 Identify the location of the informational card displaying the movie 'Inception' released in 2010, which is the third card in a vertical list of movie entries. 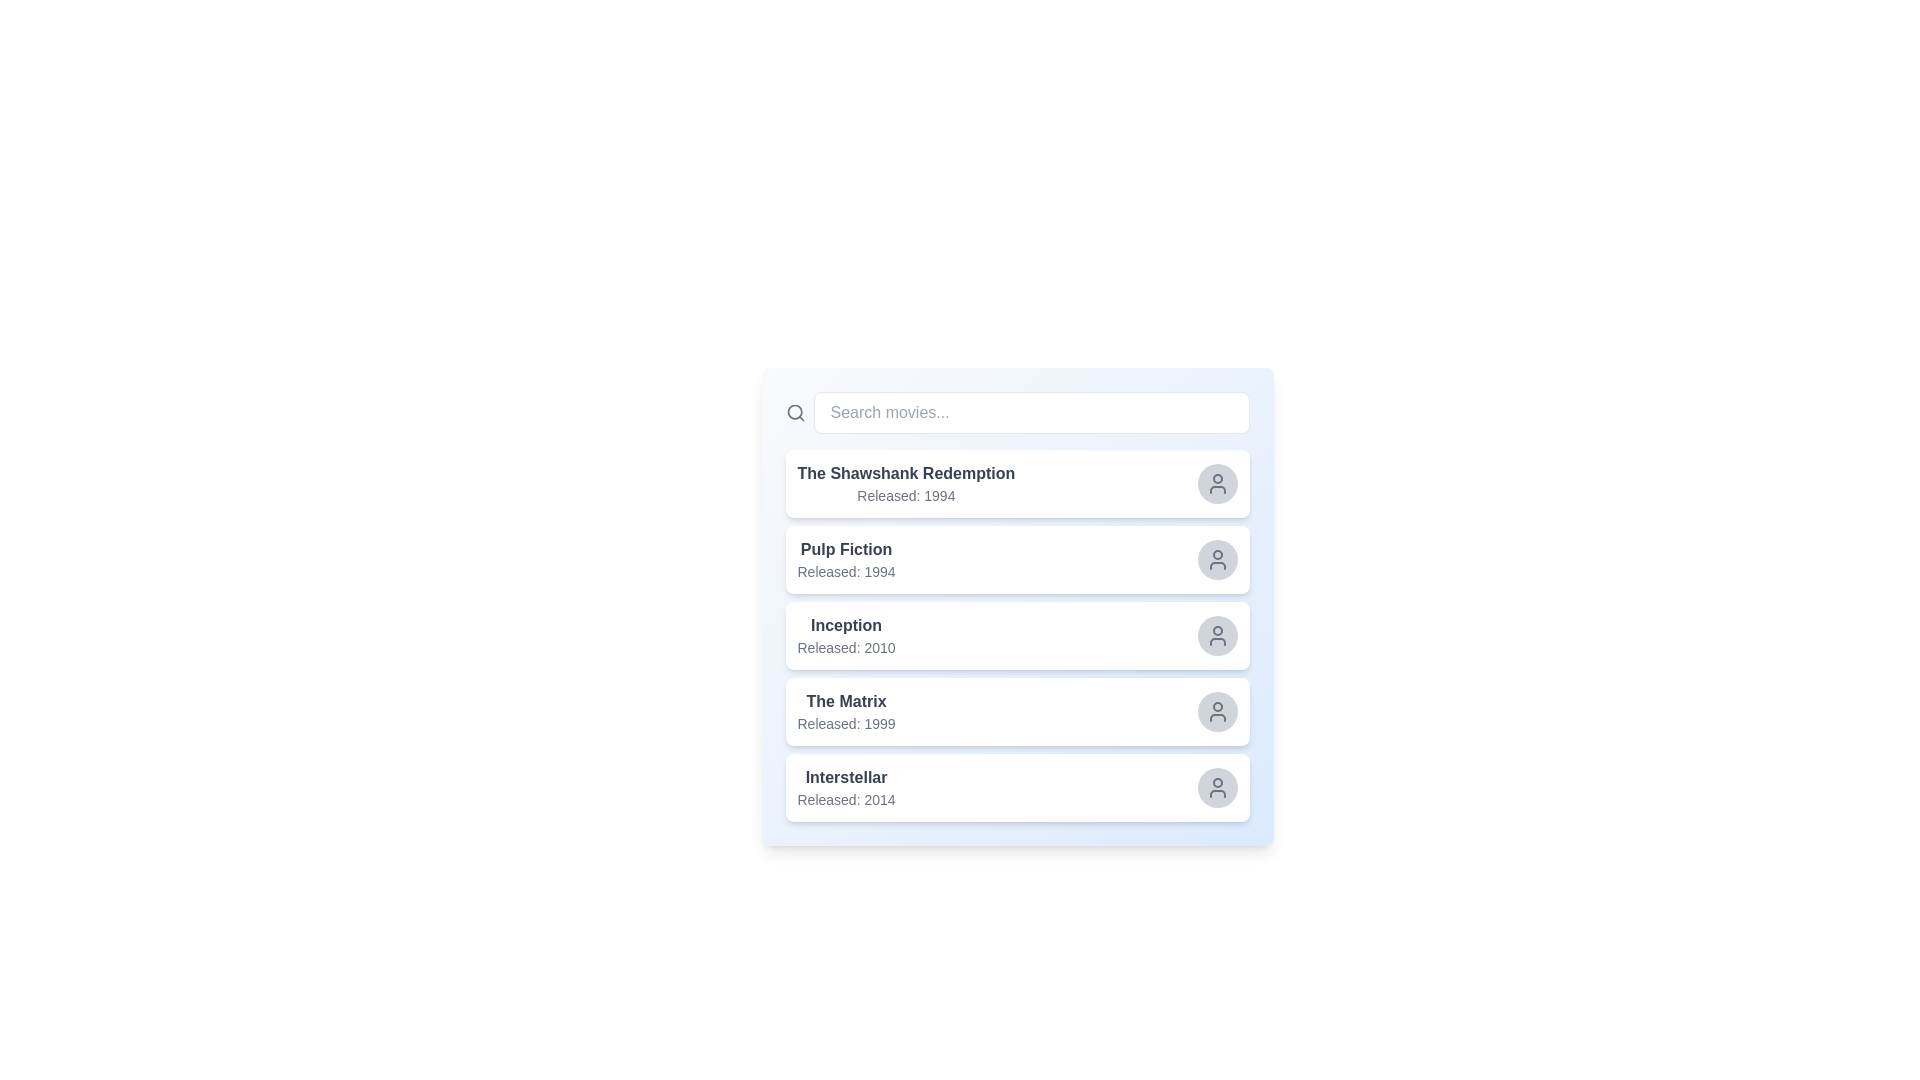
(1017, 636).